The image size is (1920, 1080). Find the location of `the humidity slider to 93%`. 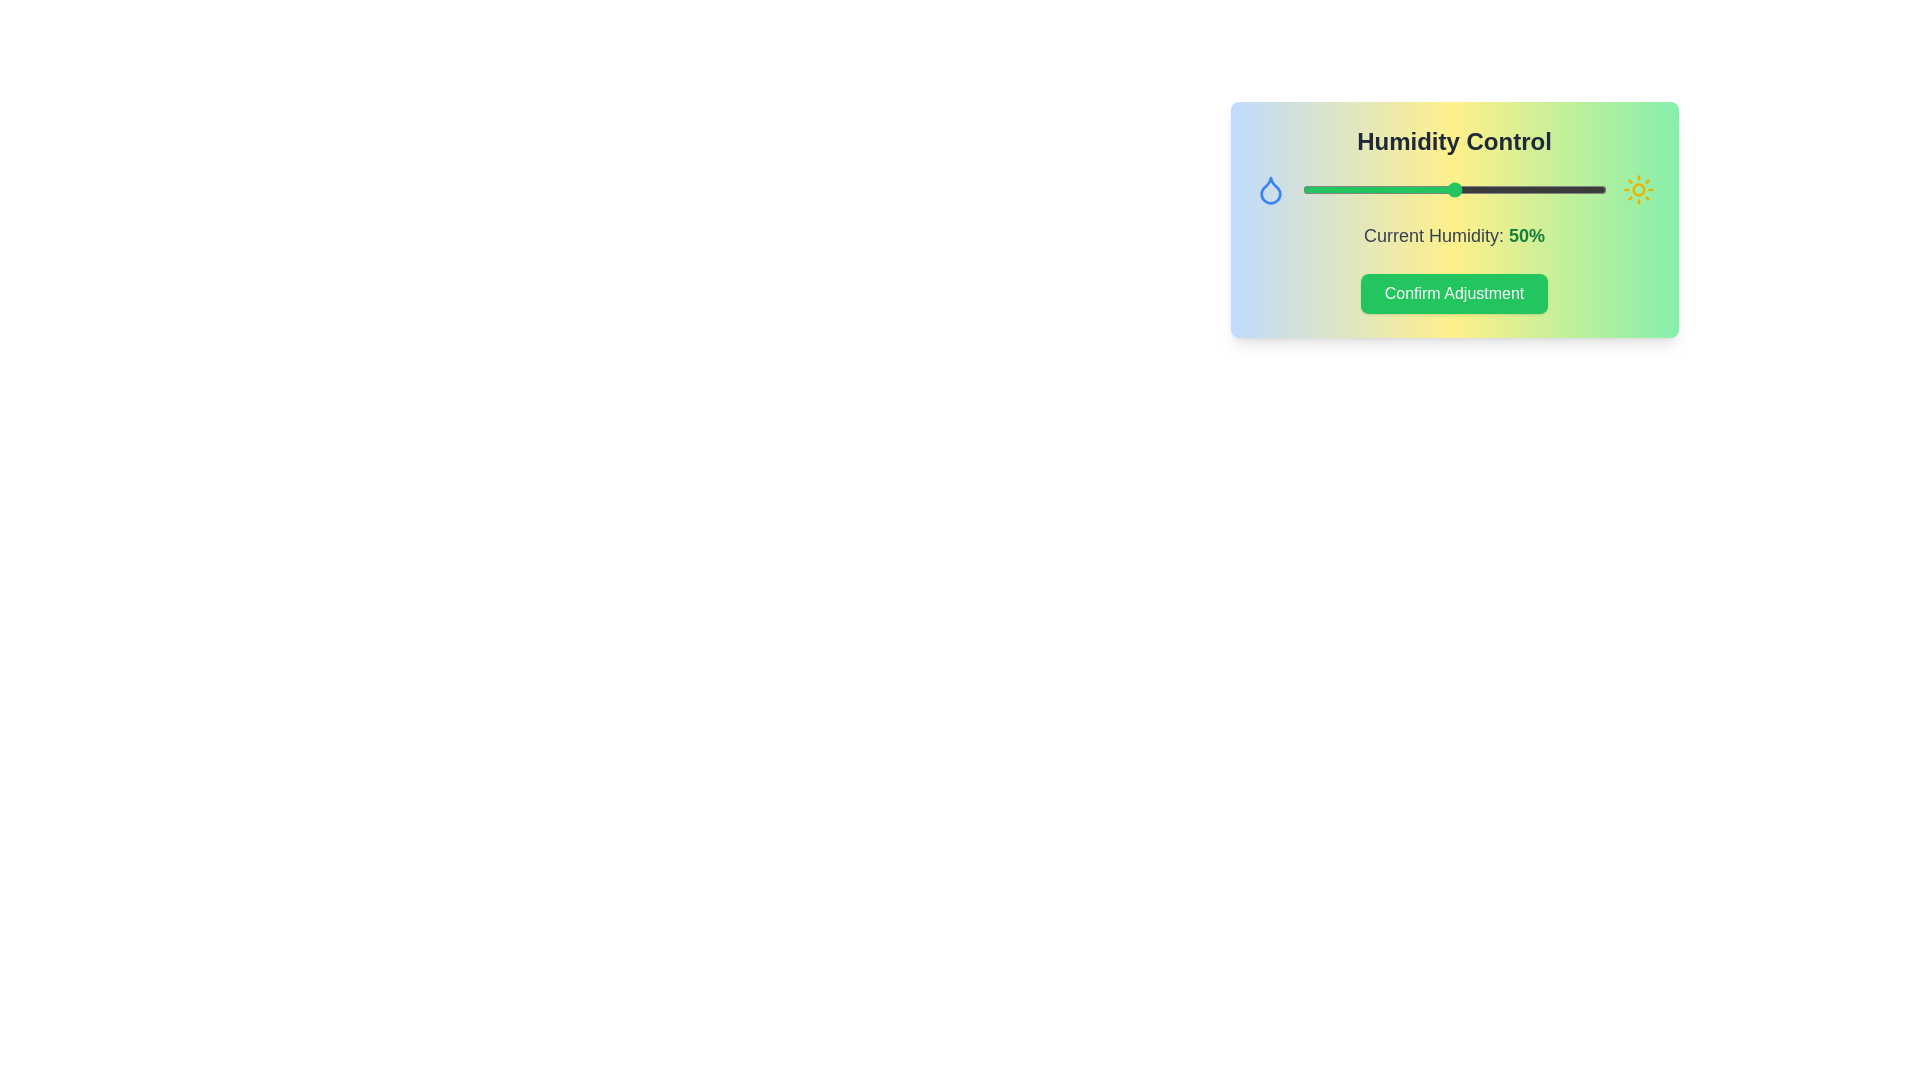

the humidity slider to 93% is located at coordinates (1584, 189).